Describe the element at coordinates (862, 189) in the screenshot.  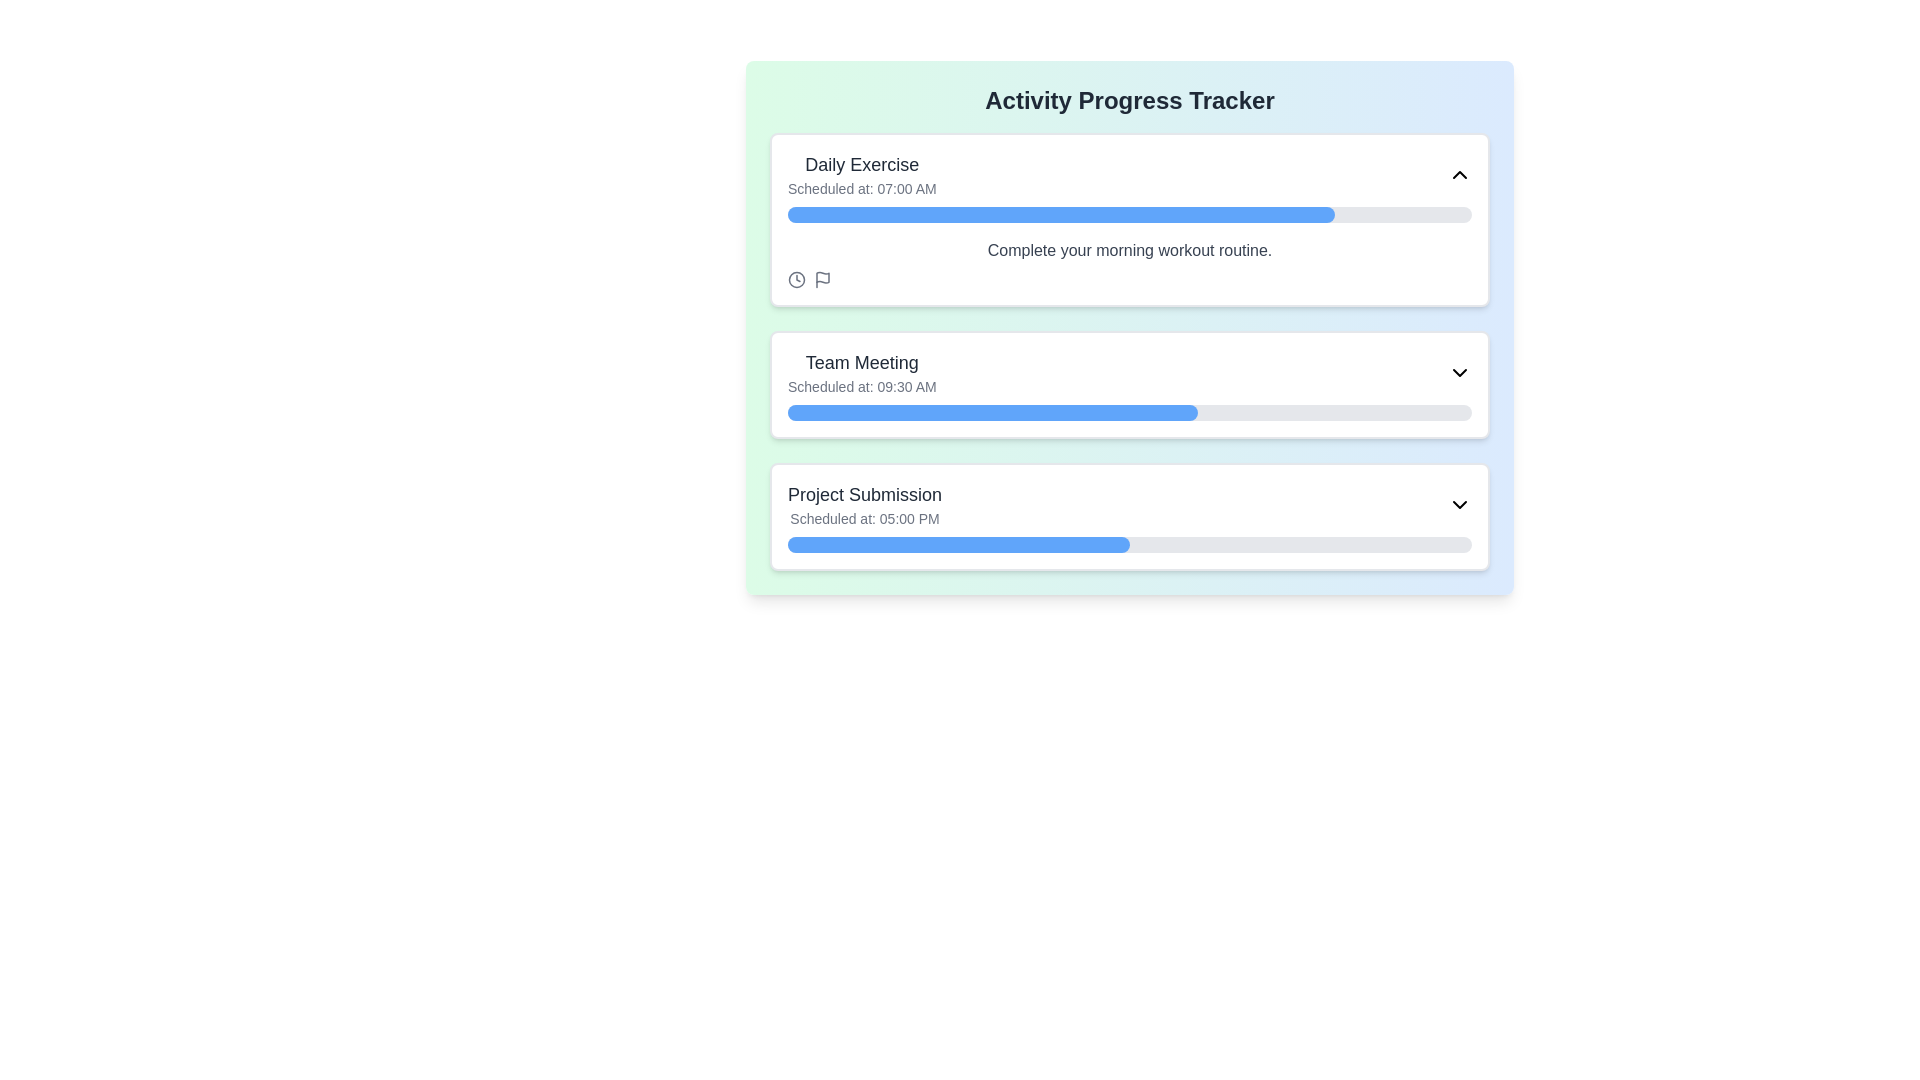
I see `the static text label that informs the user about the scheduled time of the 'Daily Exercise' activity, located below the 'Daily Exercise' text in the topmost card of the interface` at that location.